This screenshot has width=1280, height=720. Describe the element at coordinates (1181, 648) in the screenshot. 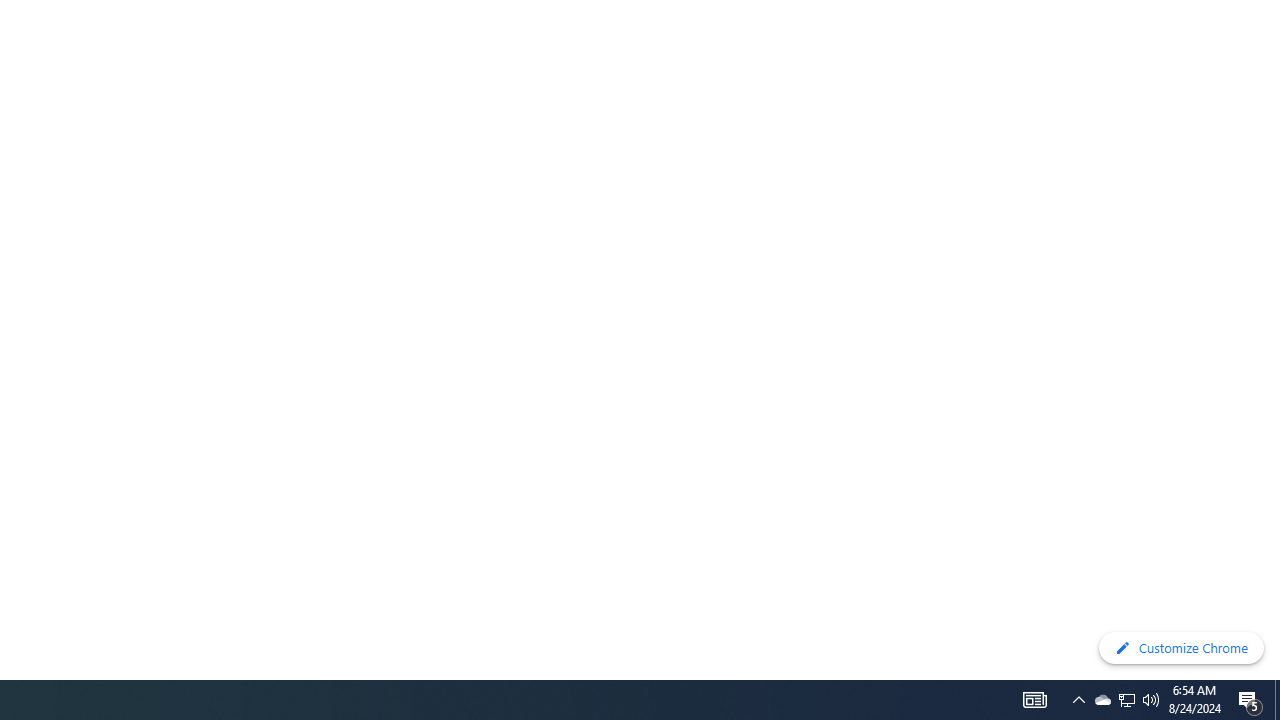

I see `'Customize Chrome'` at that location.